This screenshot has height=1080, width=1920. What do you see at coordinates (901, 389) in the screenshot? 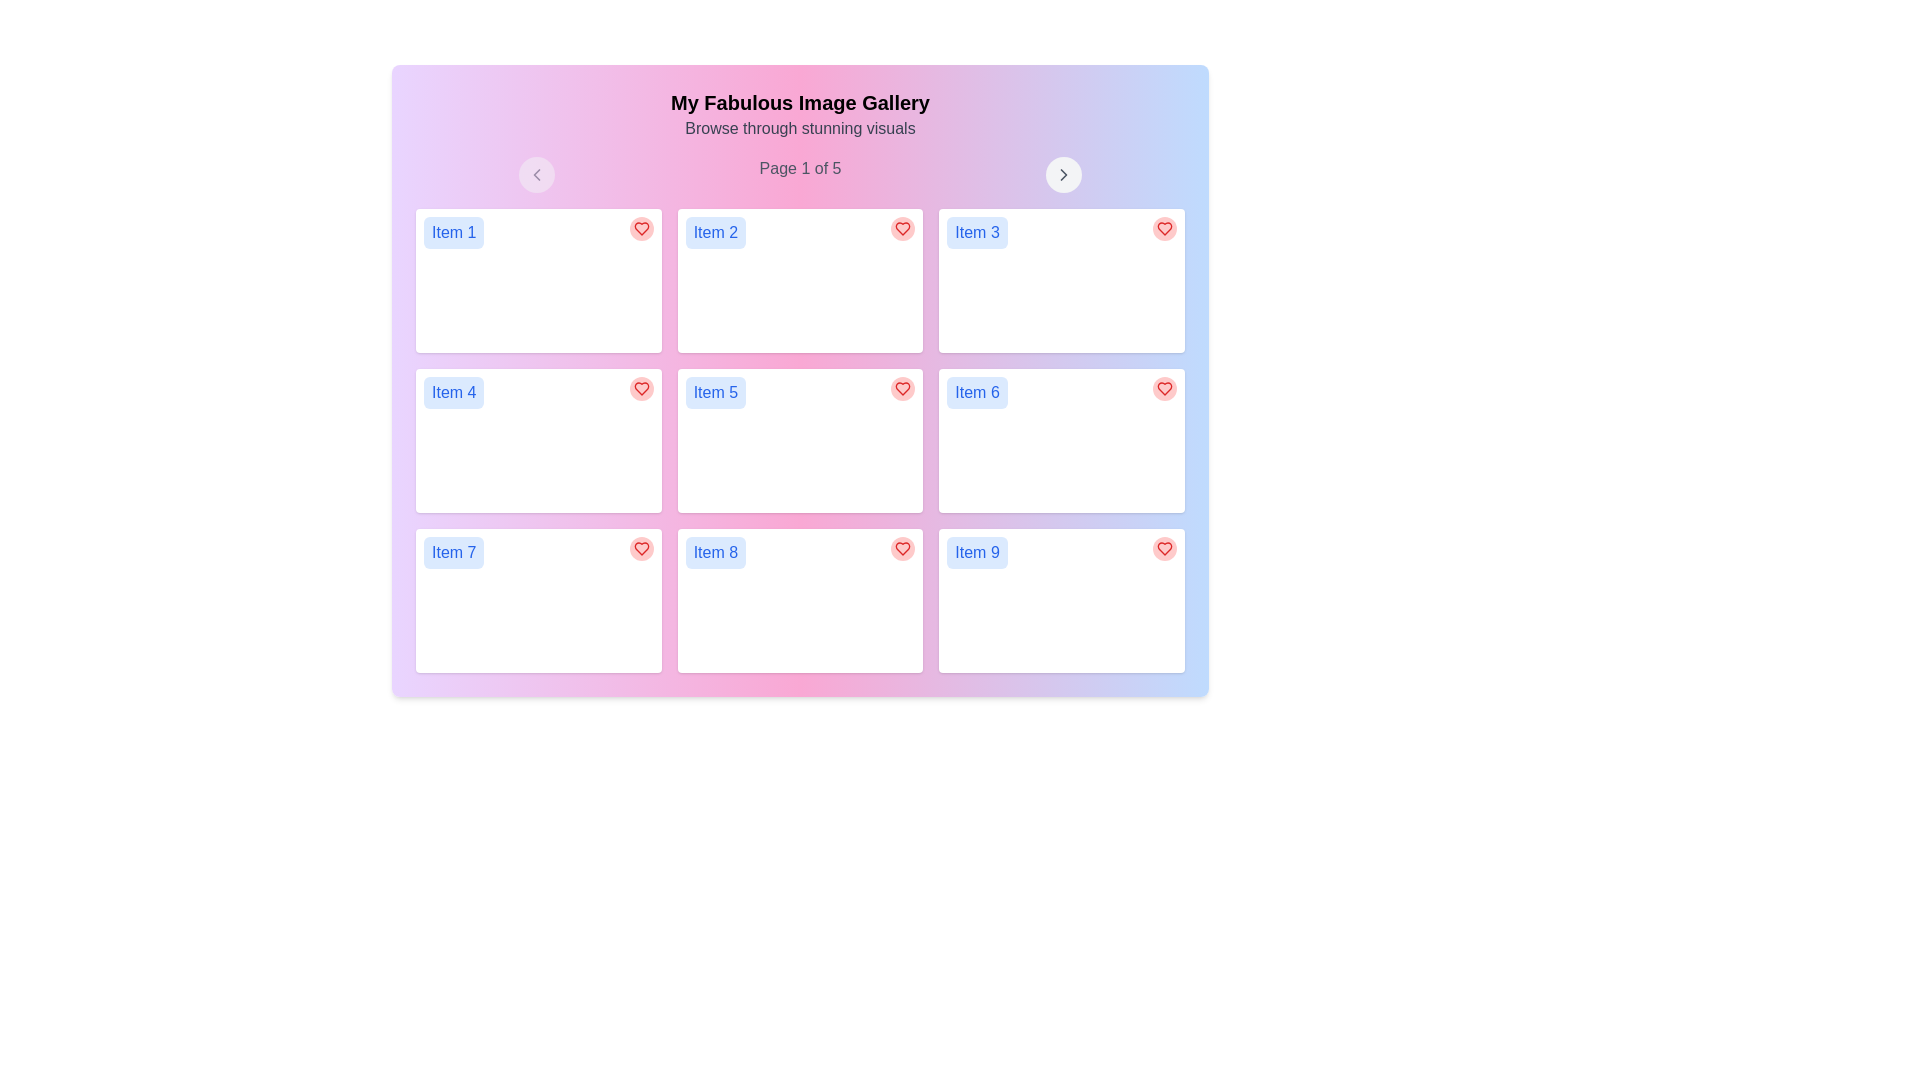
I see `the circular muted red button with a heart icon in the top-right corner of the 'Item 5' card to like or favorite the item` at bounding box center [901, 389].